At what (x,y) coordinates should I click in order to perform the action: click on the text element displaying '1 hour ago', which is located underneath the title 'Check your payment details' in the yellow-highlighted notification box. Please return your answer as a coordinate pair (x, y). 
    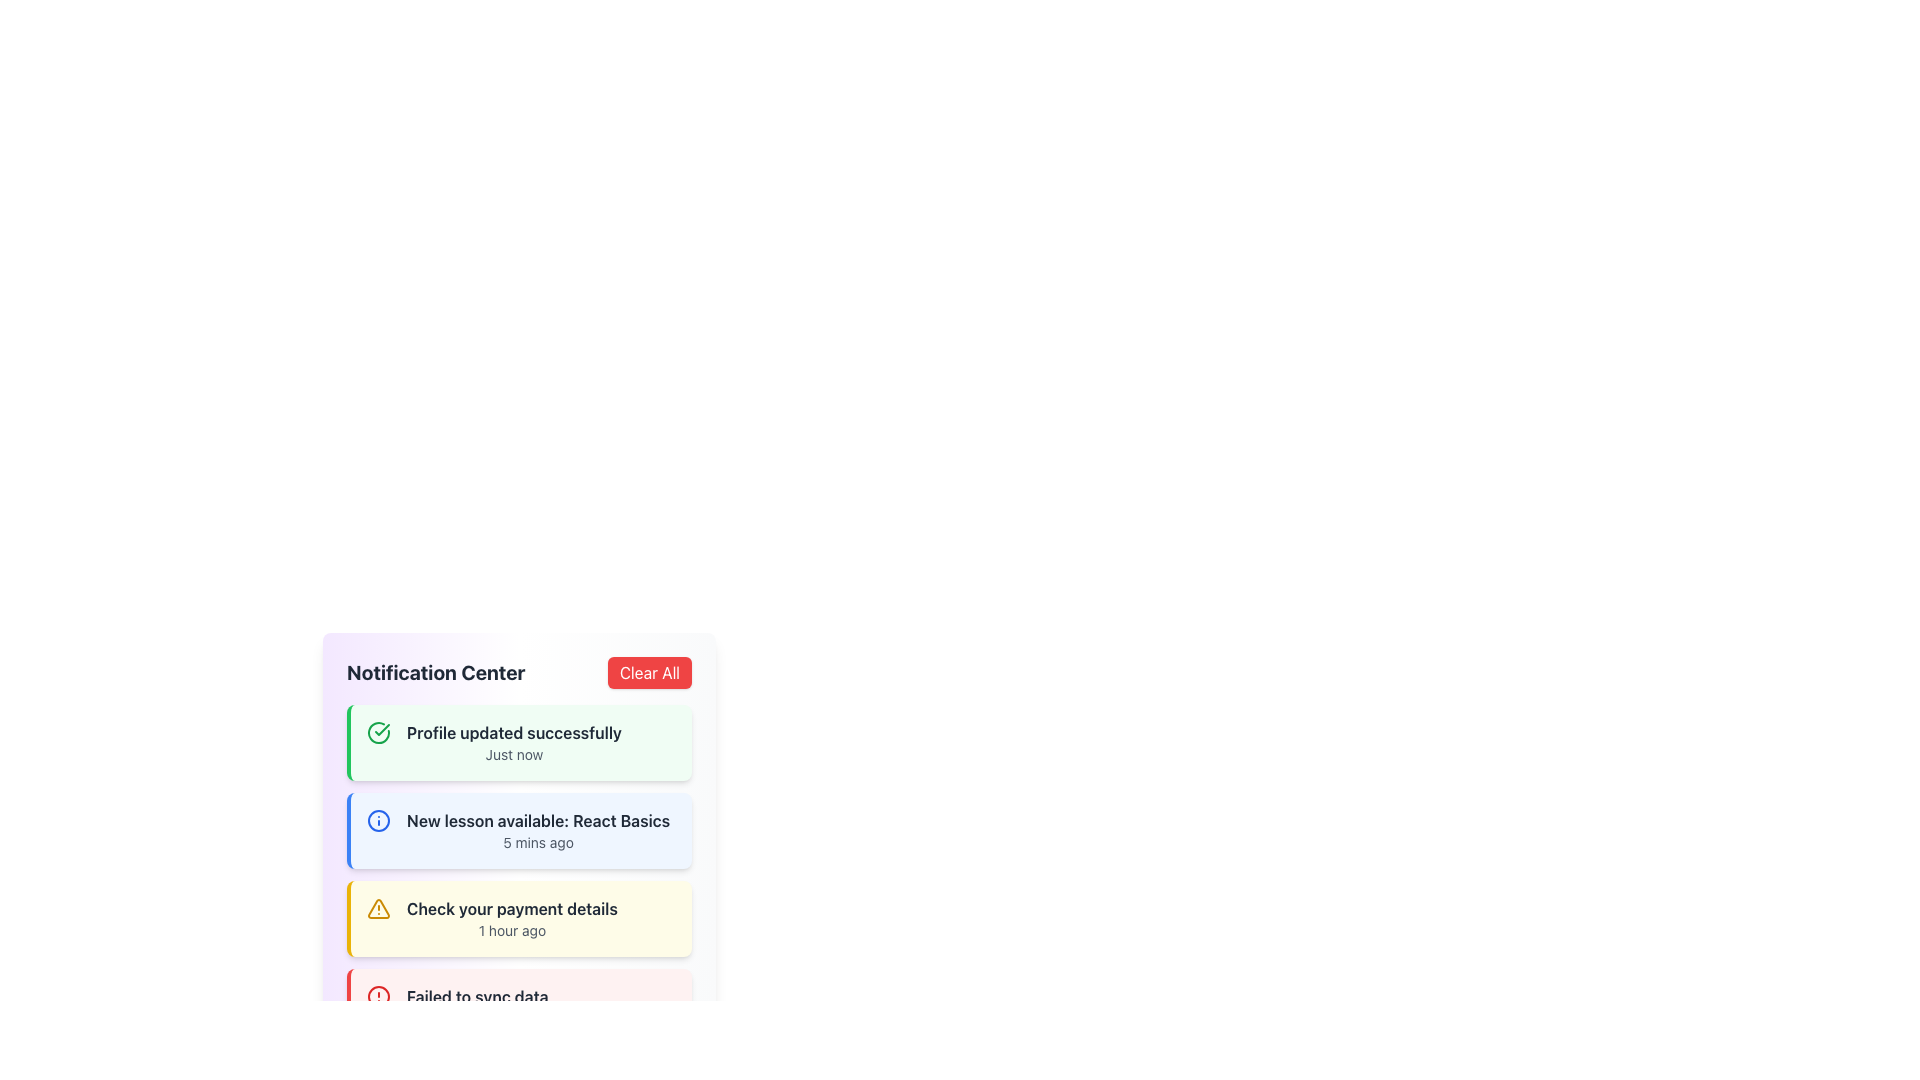
    Looking at the image, I should click on (512, 930).